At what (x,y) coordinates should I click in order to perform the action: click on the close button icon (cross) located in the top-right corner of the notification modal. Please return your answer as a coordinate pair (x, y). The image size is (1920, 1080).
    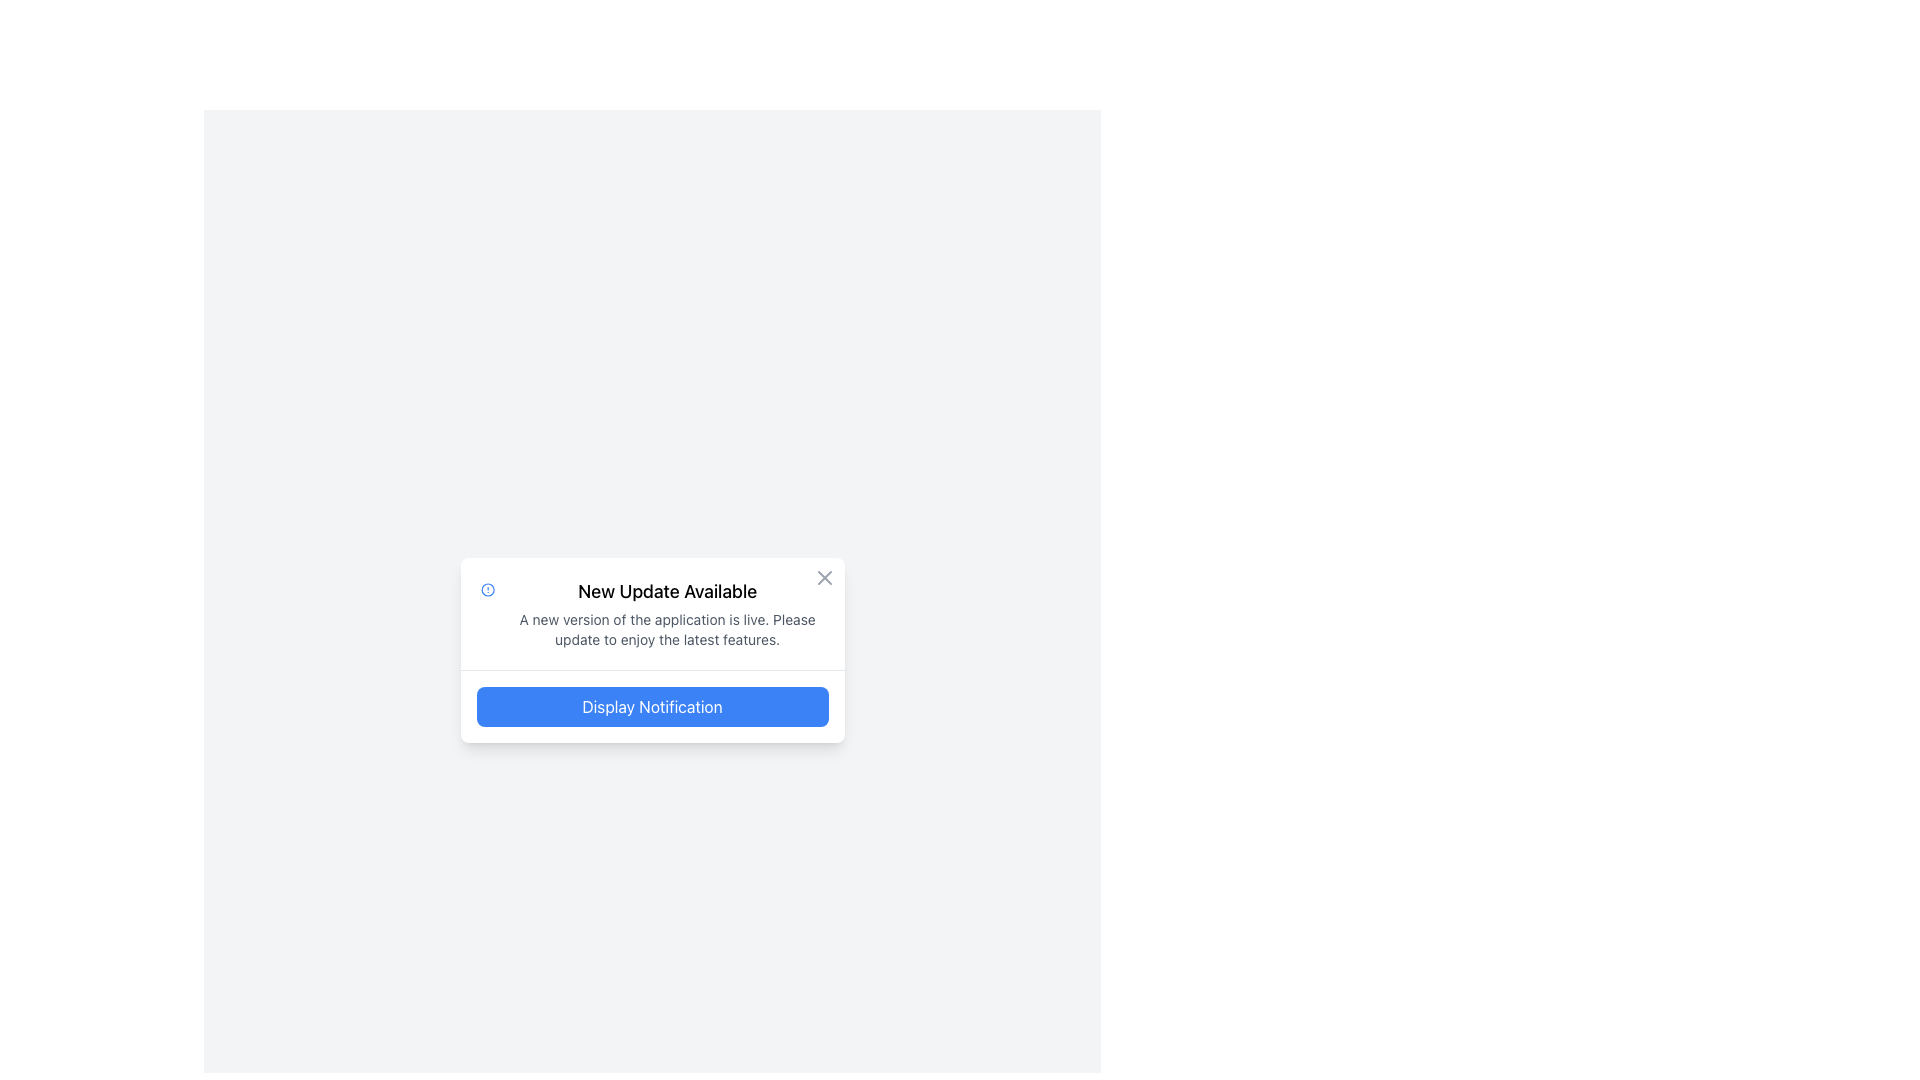
    Looking at the image, I should click on (824, 577).